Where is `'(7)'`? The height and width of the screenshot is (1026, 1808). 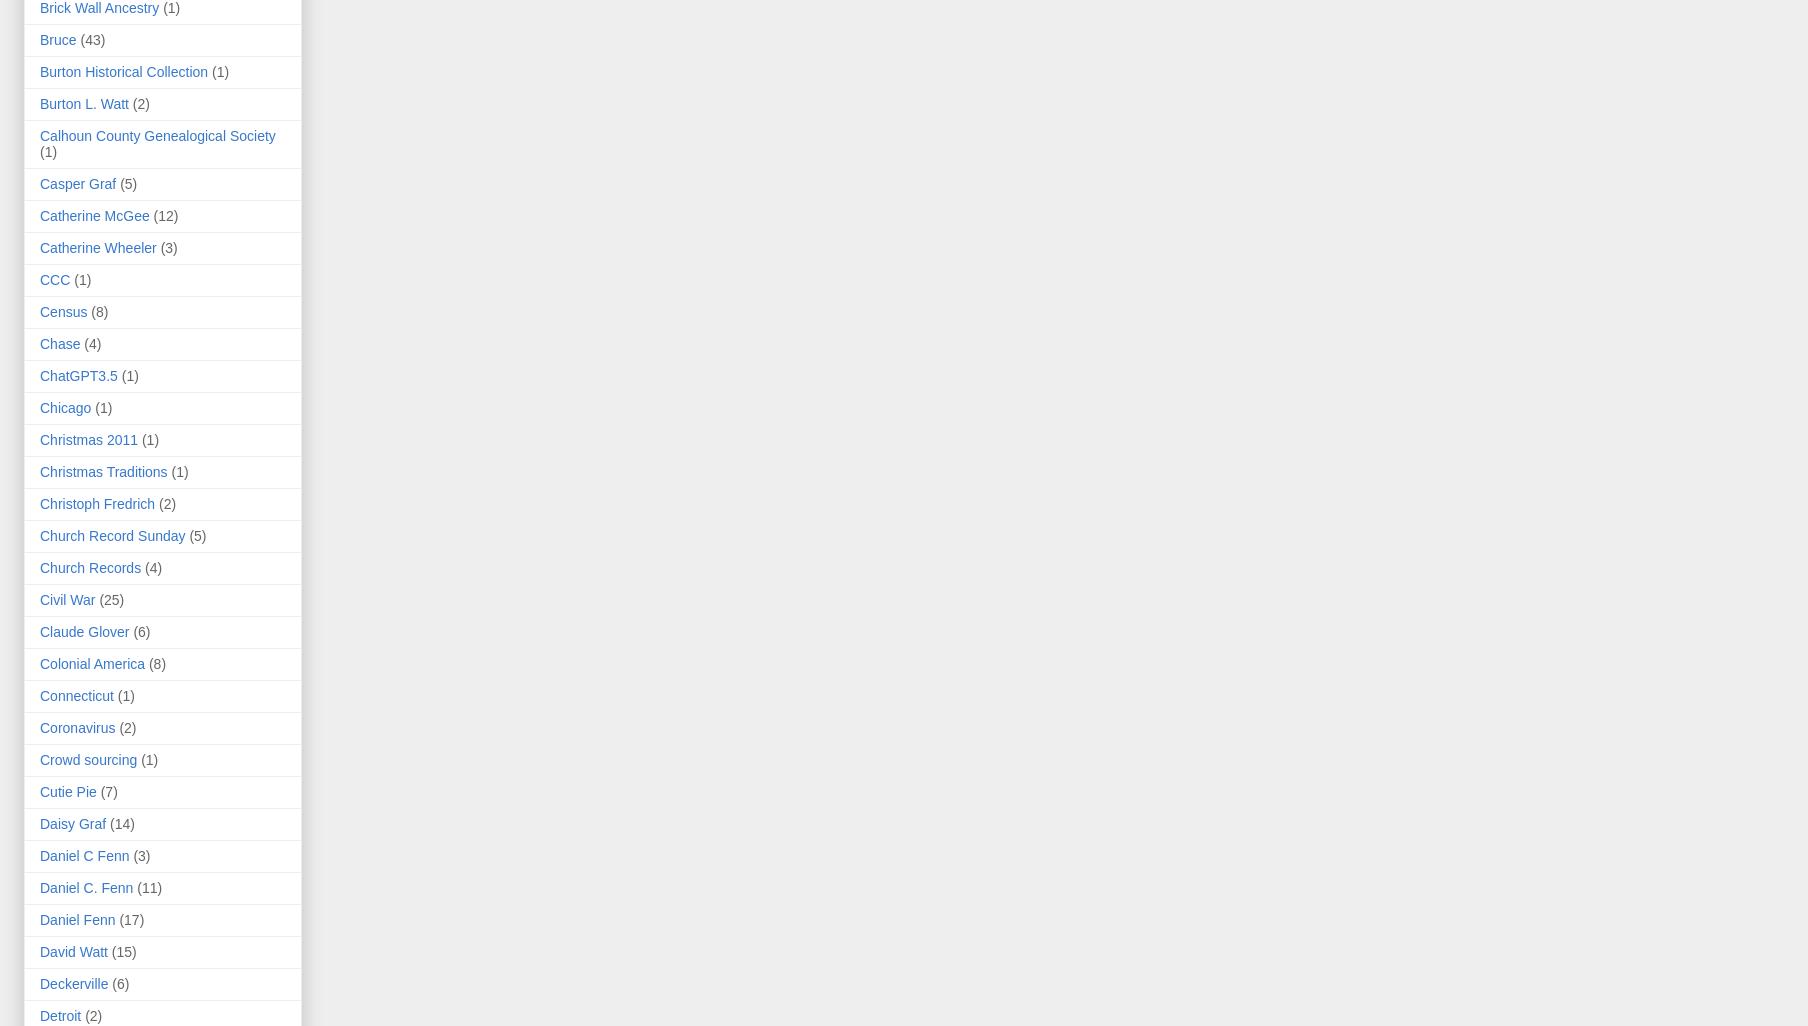 '(7)' is located at coordinates (107, 790).